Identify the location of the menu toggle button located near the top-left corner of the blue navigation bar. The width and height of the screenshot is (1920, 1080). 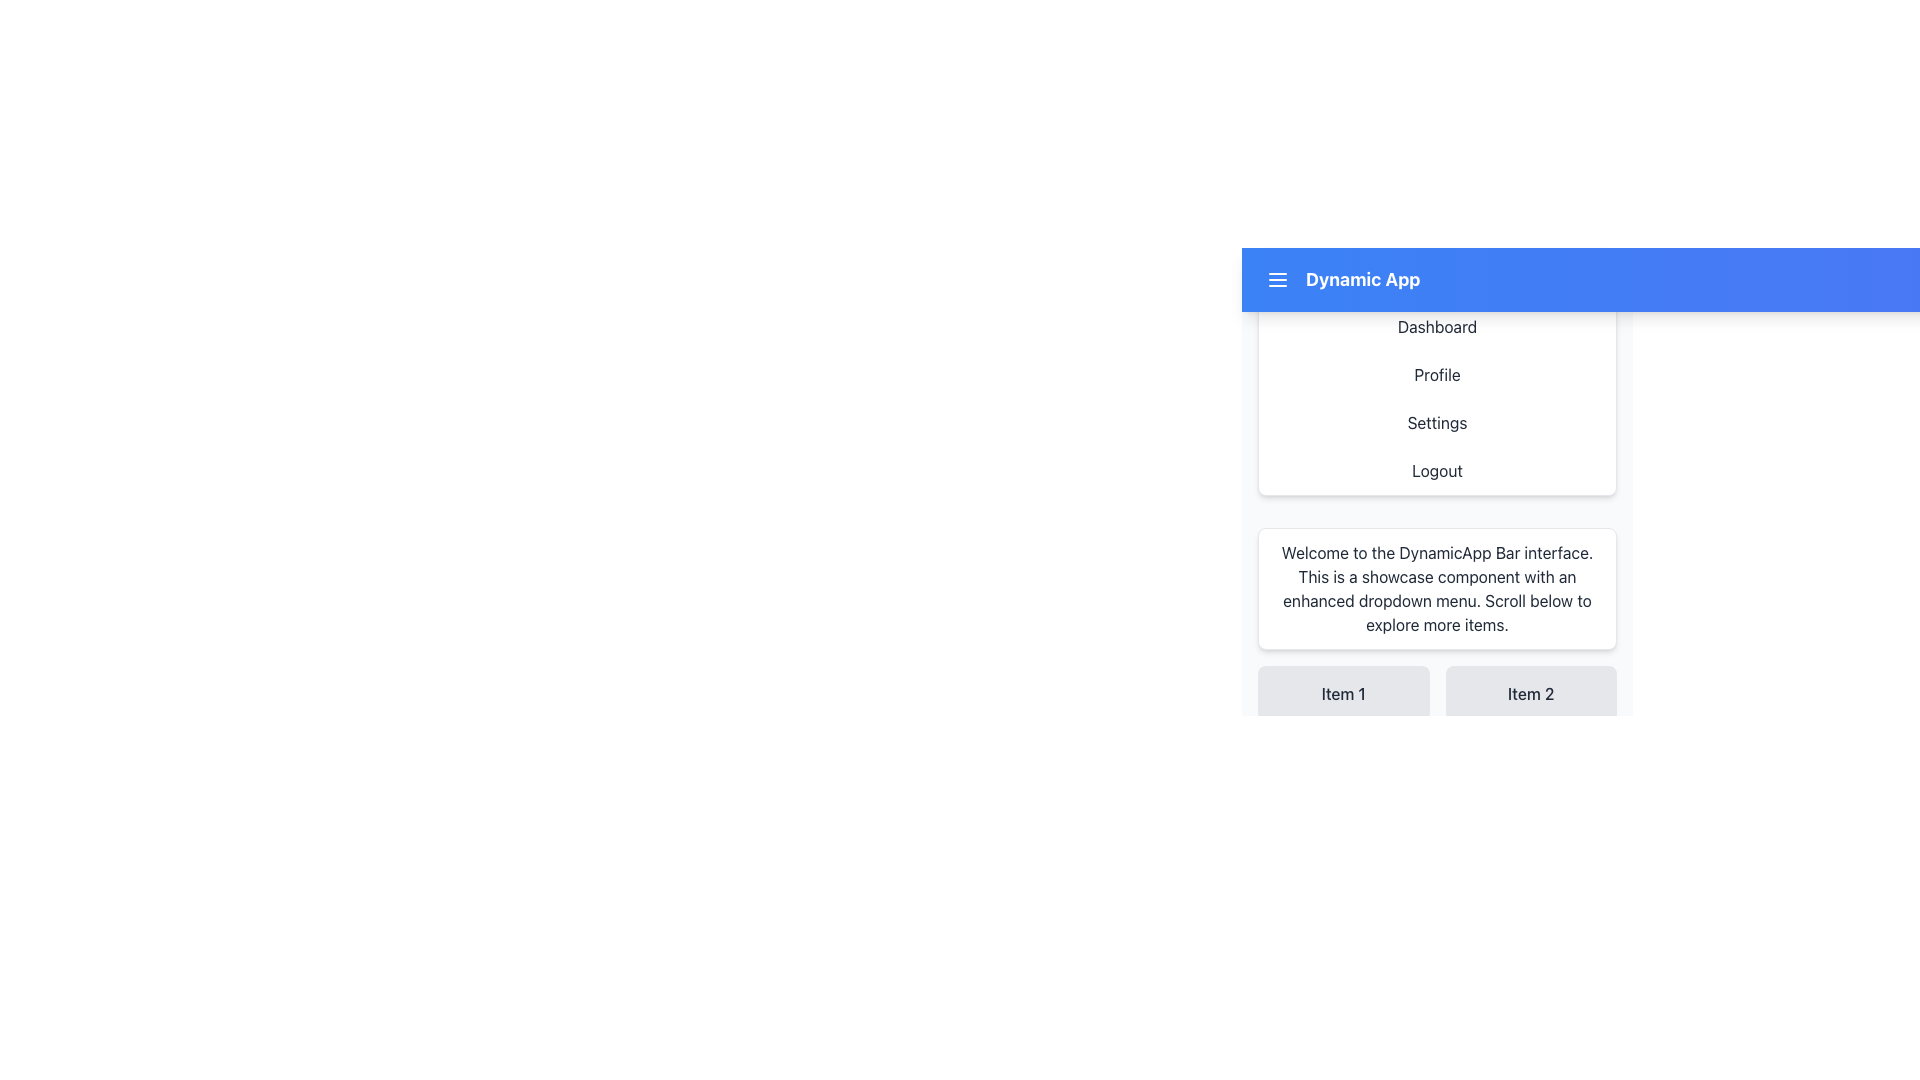
(1276, 280).